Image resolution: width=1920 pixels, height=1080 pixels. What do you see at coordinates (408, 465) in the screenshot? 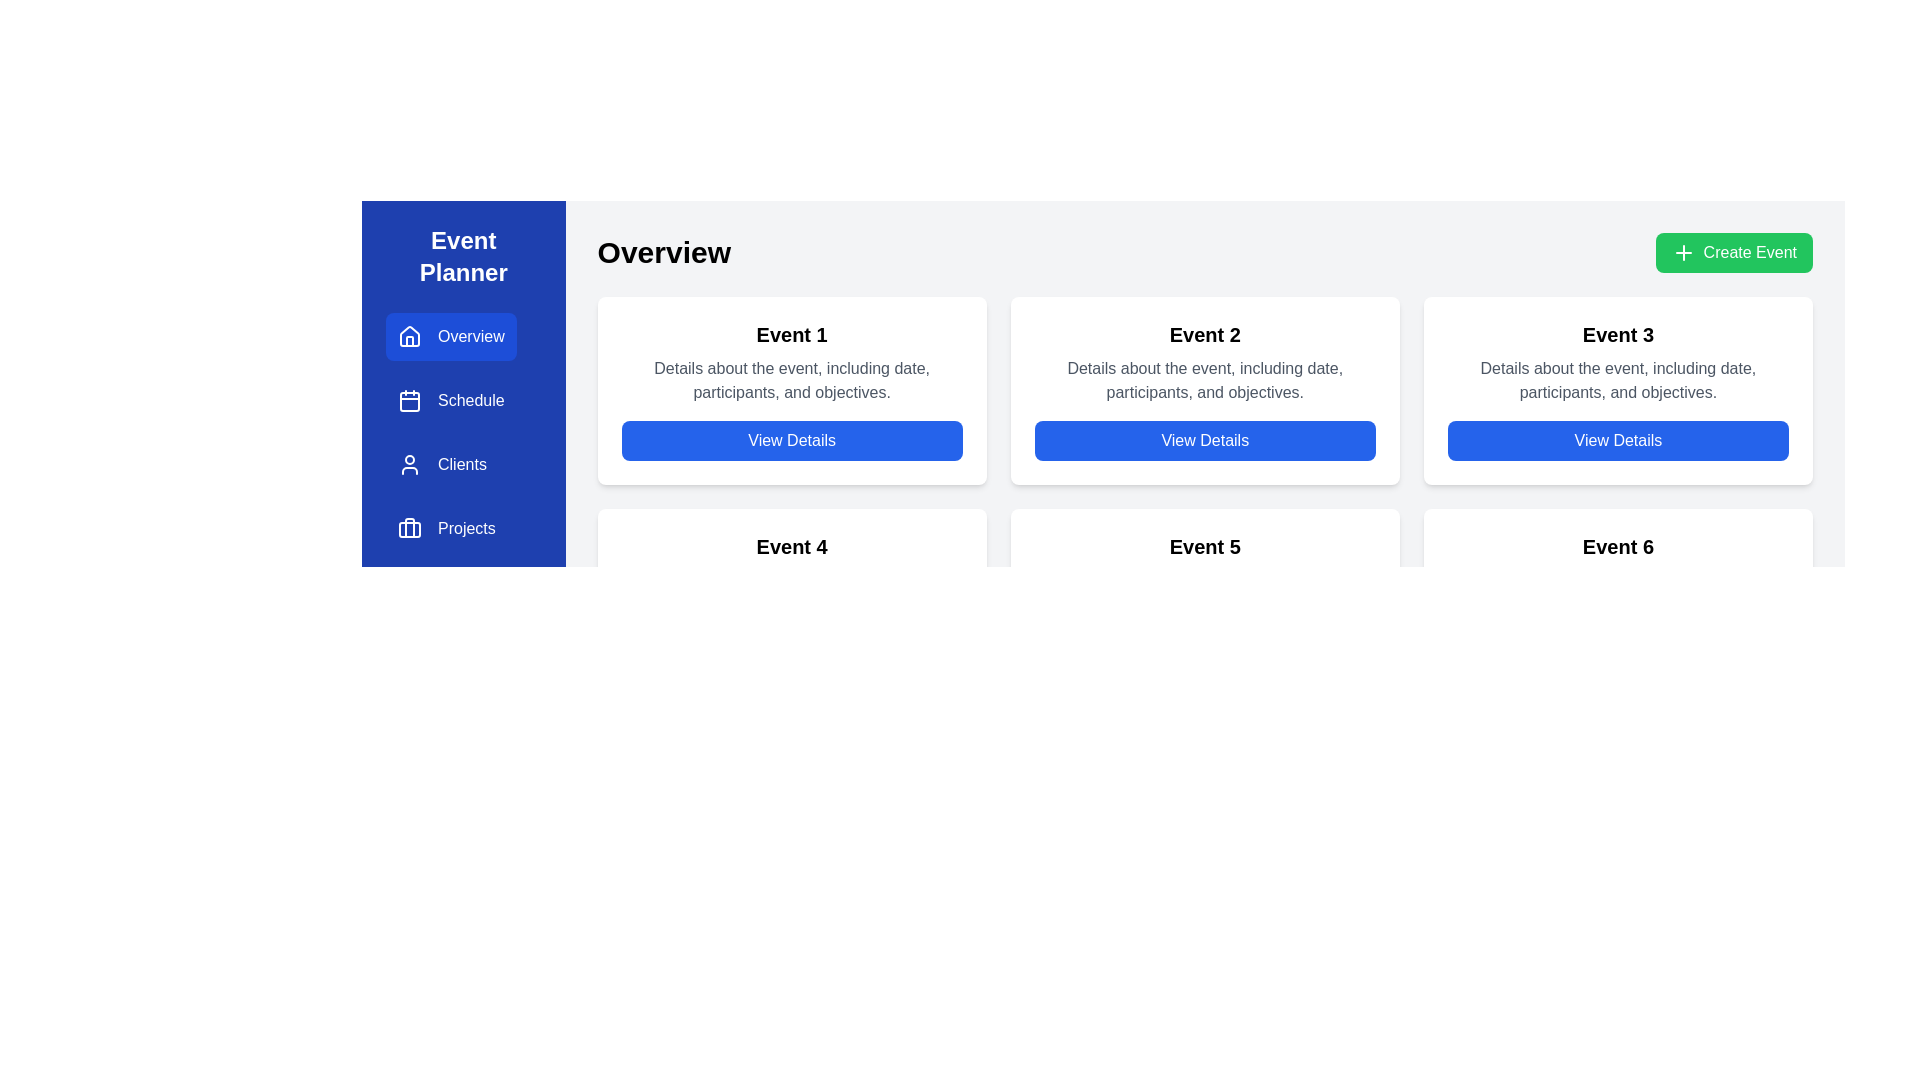
I see `the 'Clients' icon located on the vertical navigation sidebar to the left, next to the text 'Clients'` at bounding box center [408, 465].